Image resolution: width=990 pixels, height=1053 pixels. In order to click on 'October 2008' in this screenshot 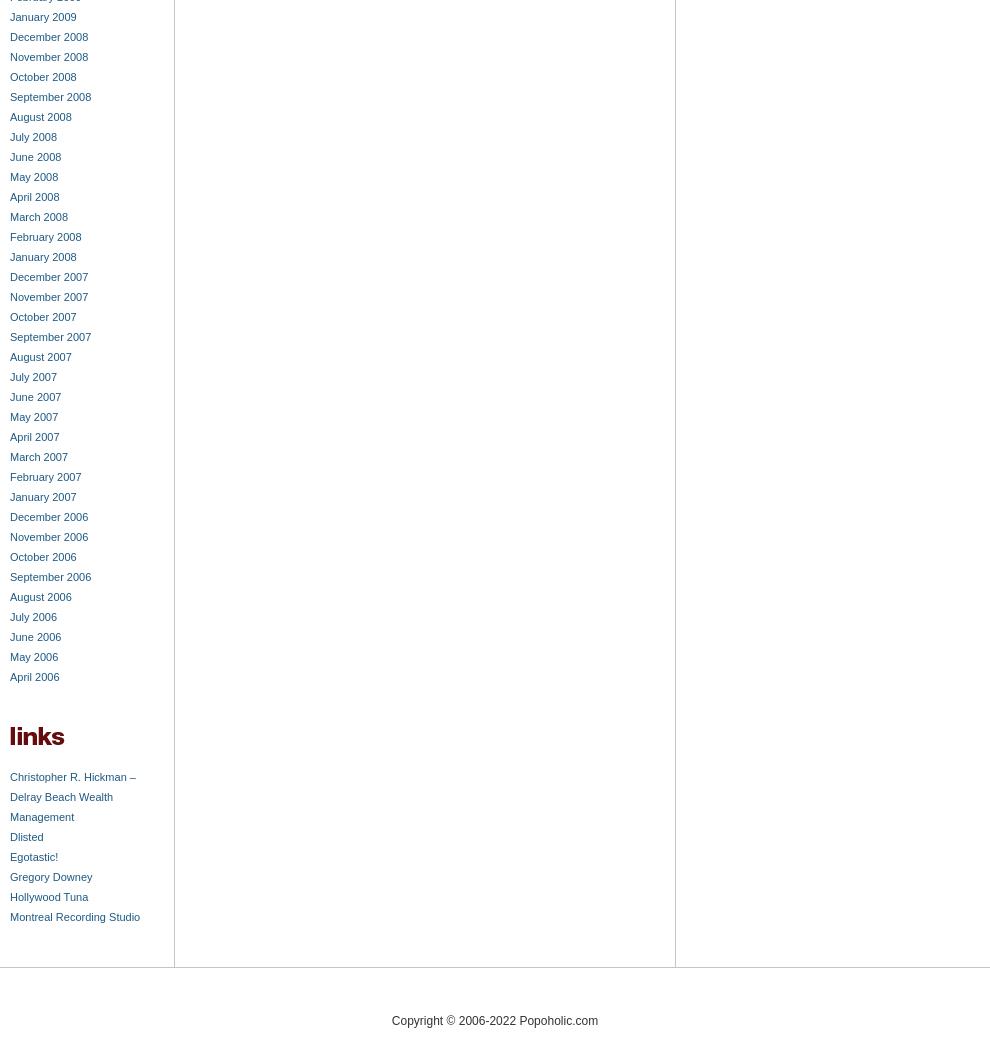, I will do `click(41, 75)`.